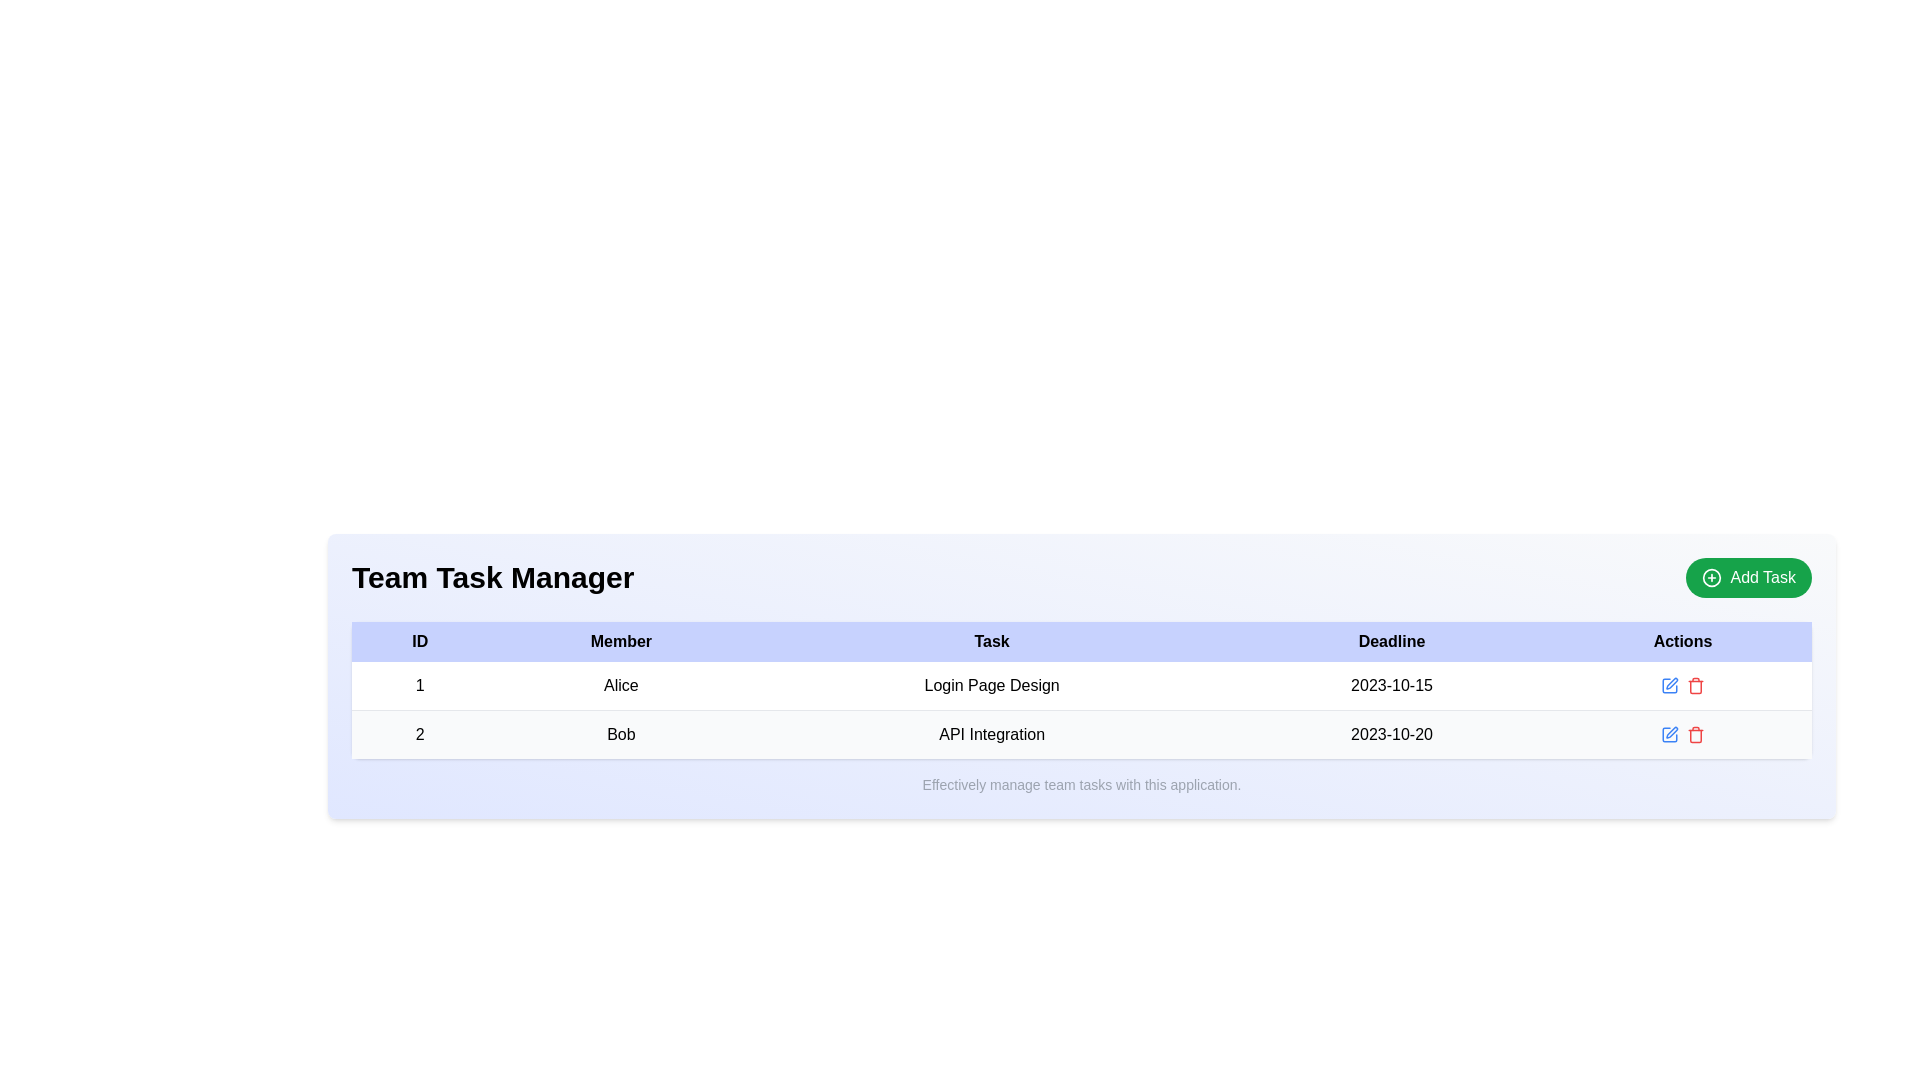 This screenshot has width=1920, height=1080. I want to click on the rounded green button labeled 'Add Task' located at the top-right corner of the 'Team Task Manager' section, so click(1748, 578).